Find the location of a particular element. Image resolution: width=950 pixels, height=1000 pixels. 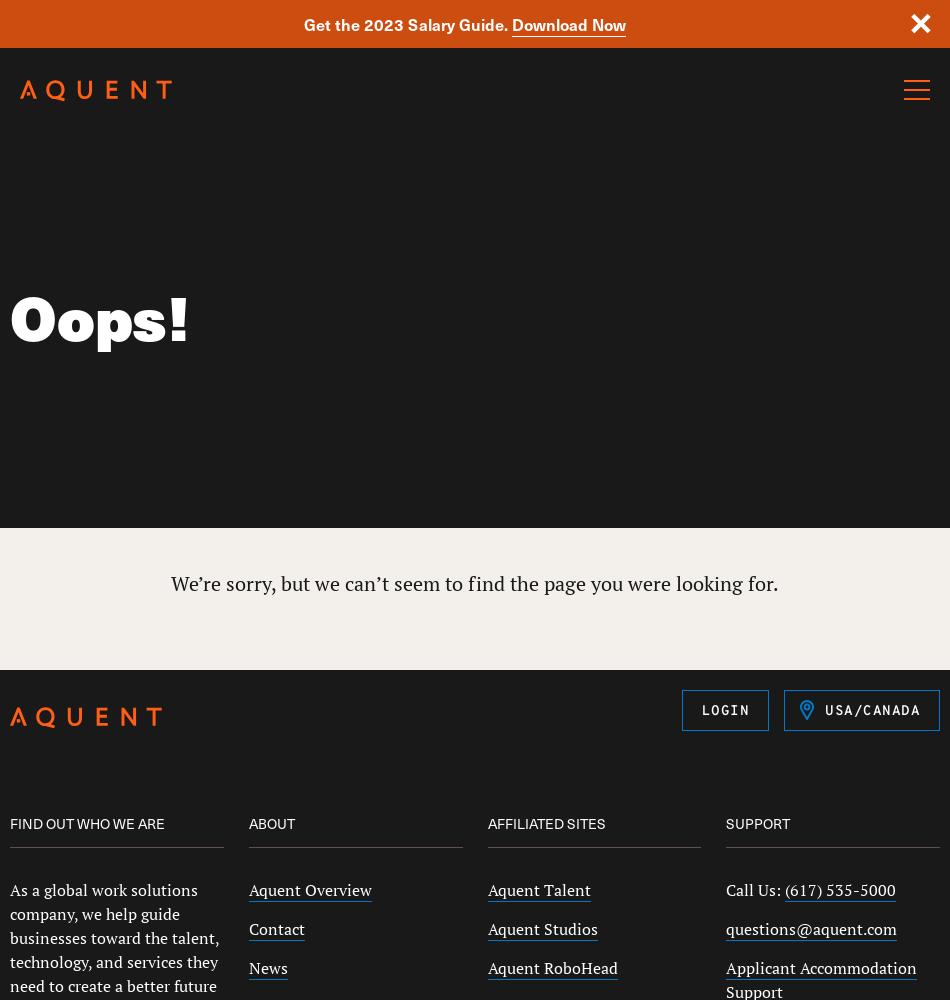

'ABOUT' is located at coordinates (270, 822).